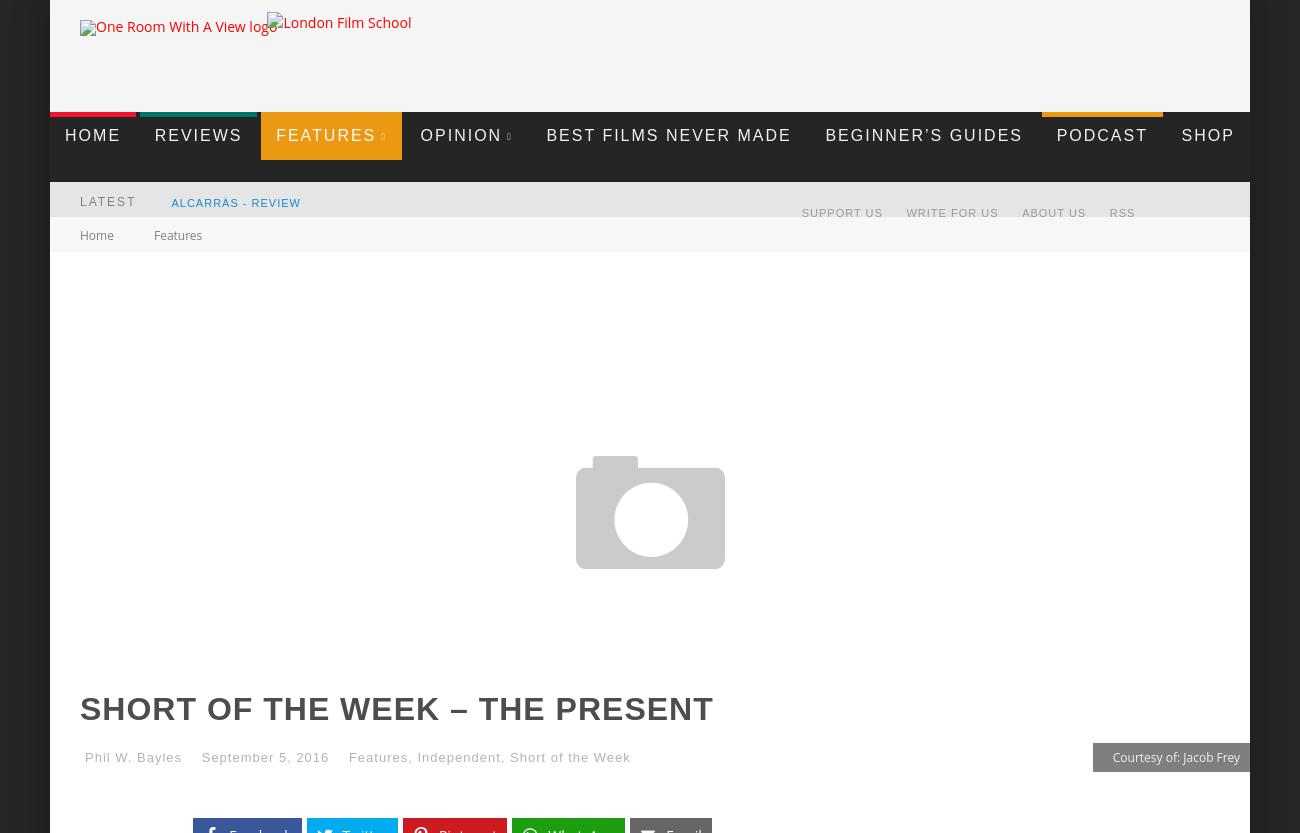 Image resolution: width=1300 pixels, height=833 pixels. Describe the element at coordinates (951, 211) in the screenshot. I see `'Write For Us'` at that location.